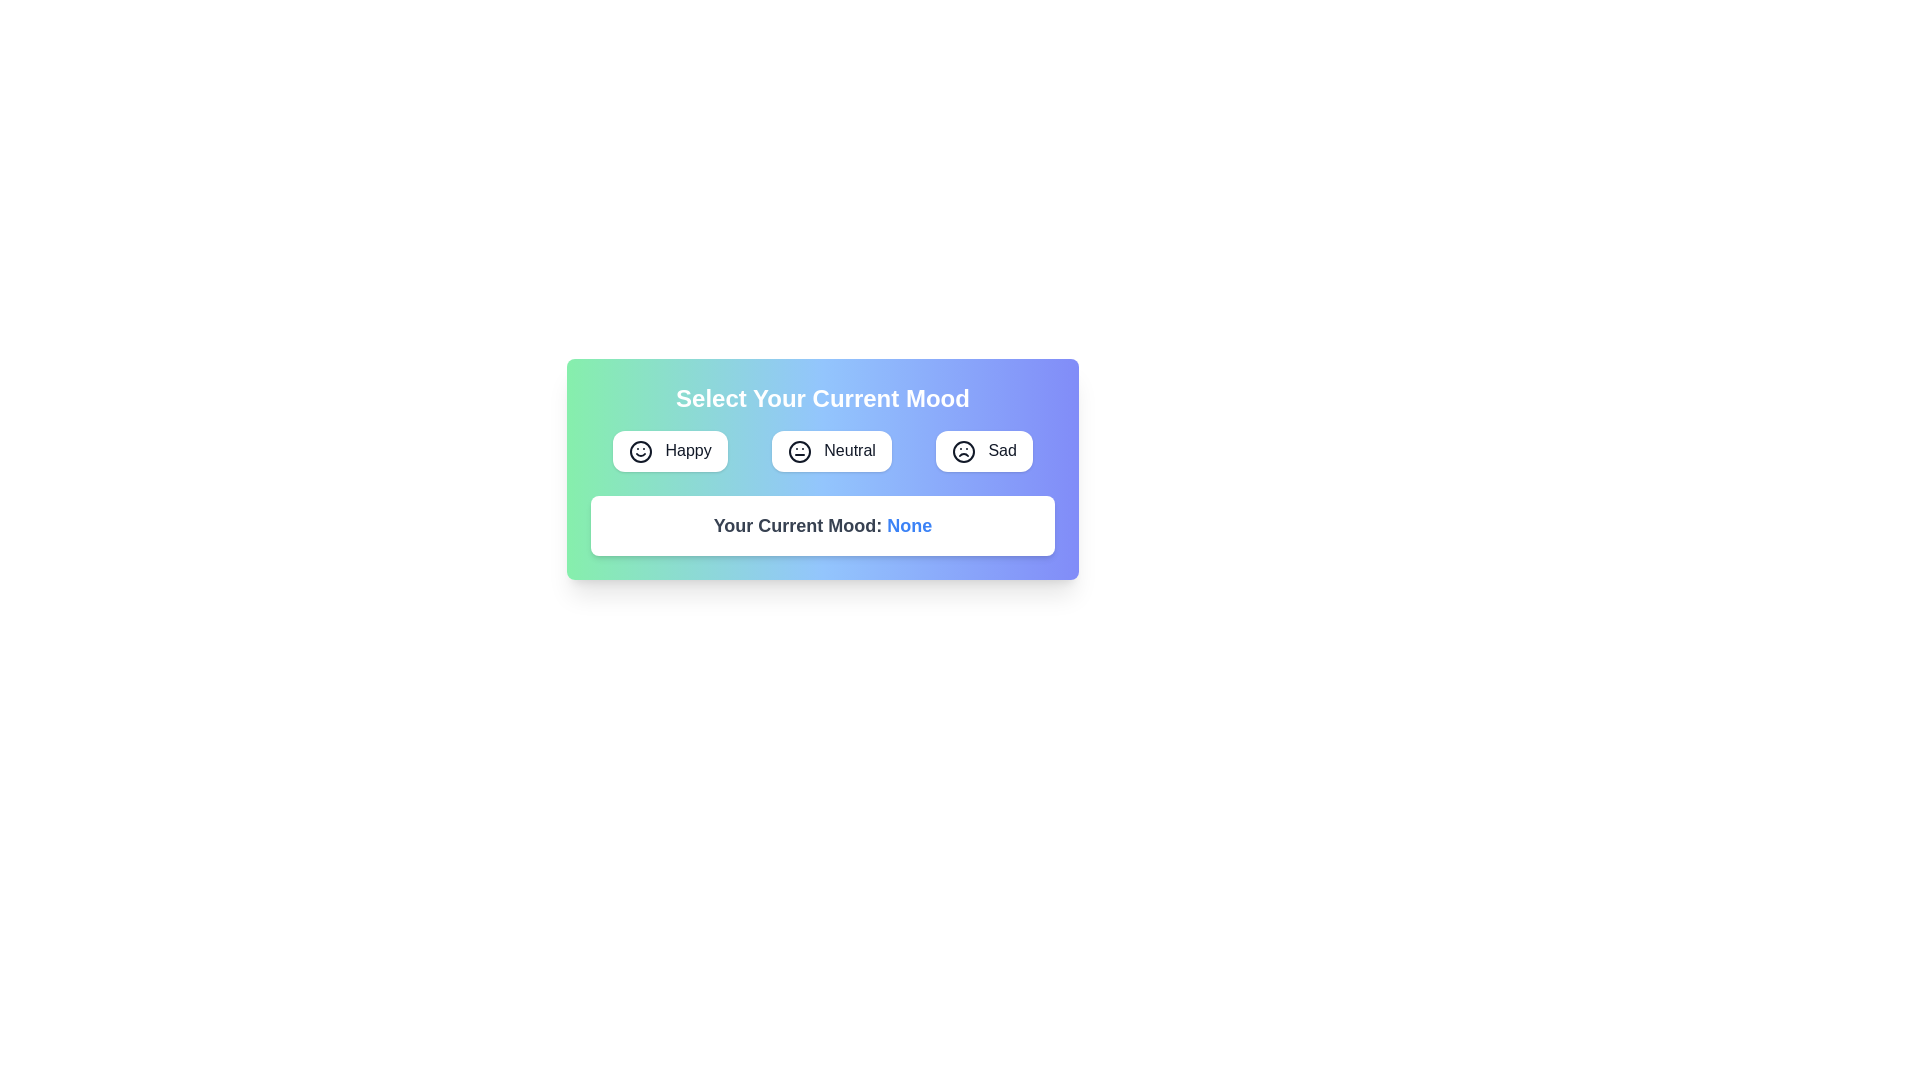 Image resolution: width=1920 pixels, height=1080 pixels. I want to click on the 'Neutral' button, which displays the text 'Neutral' with a neutral face icon, to observe the style changes such as background and text color alterations, so click(831, 451).